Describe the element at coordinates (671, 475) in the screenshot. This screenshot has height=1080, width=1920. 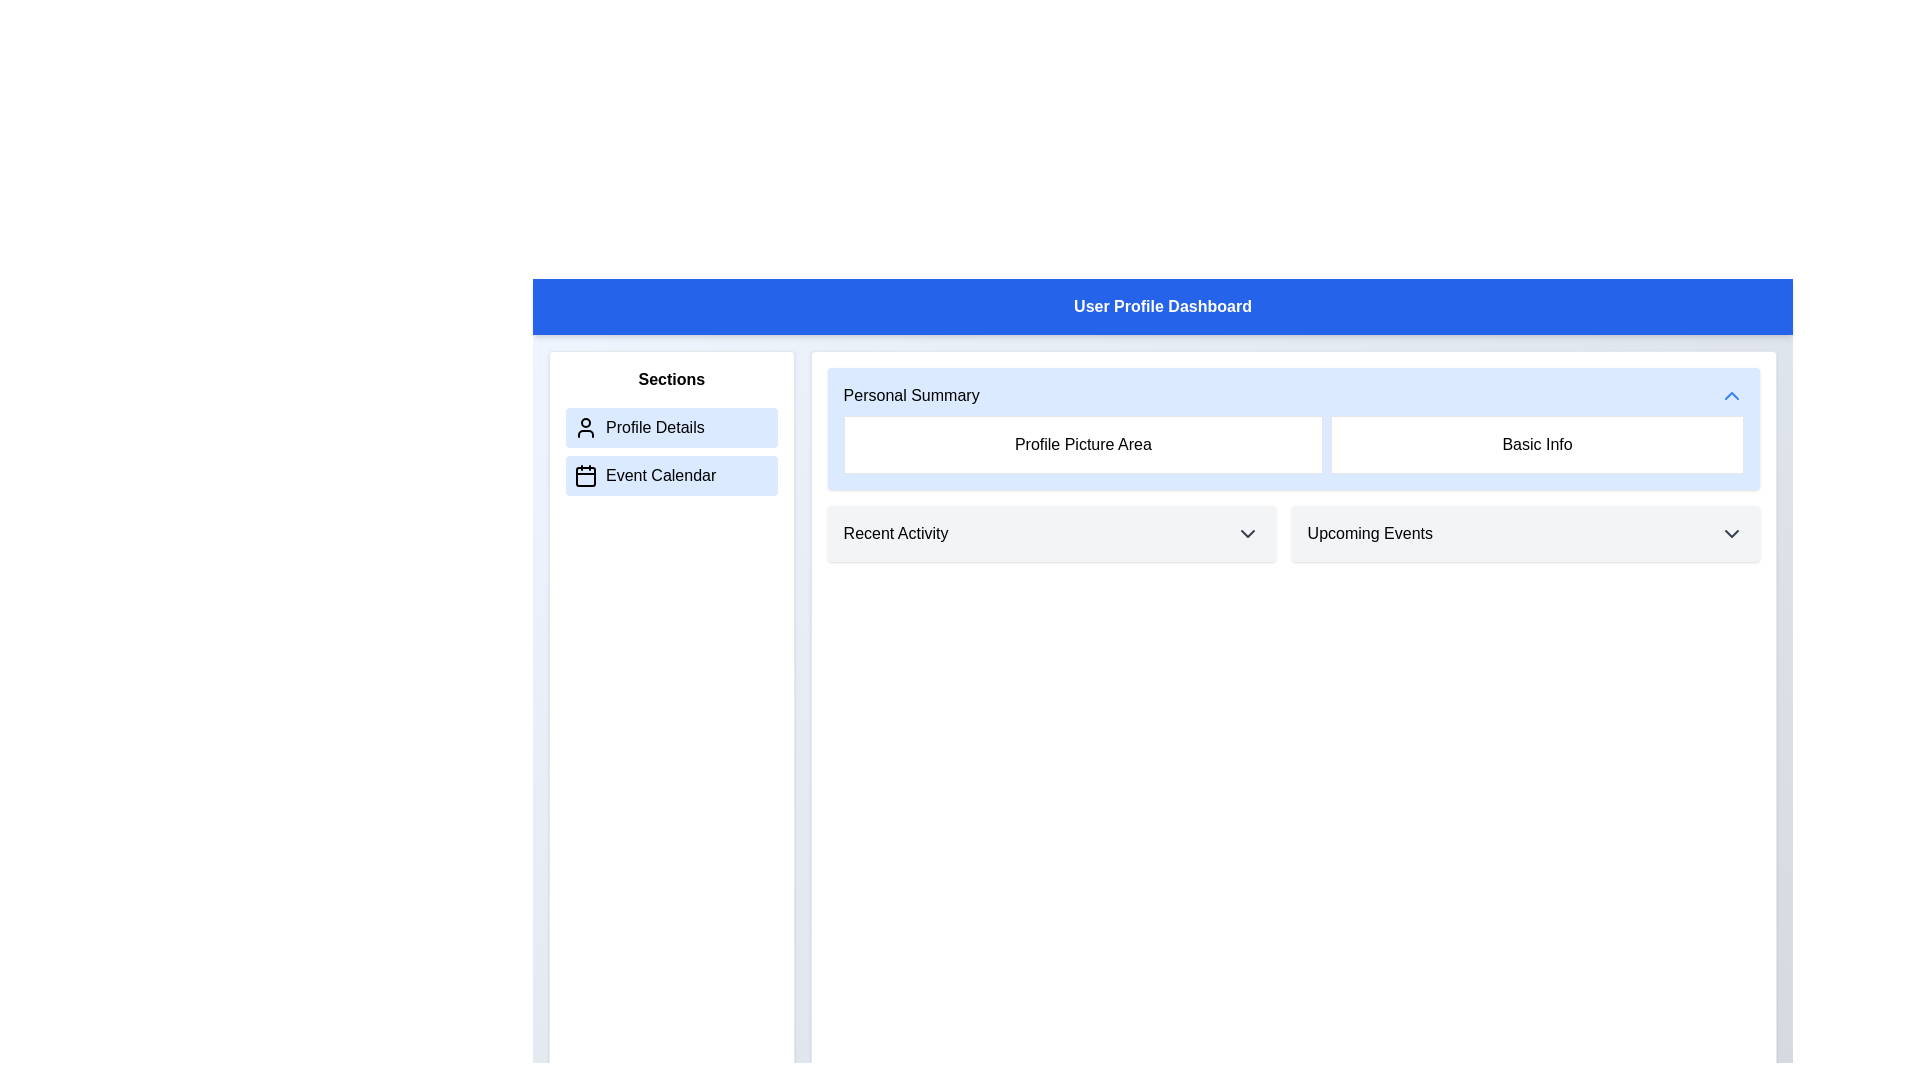
I see `the second button in the vertical list of buttons in the left sidebar labeled 'Sections'` at that location.